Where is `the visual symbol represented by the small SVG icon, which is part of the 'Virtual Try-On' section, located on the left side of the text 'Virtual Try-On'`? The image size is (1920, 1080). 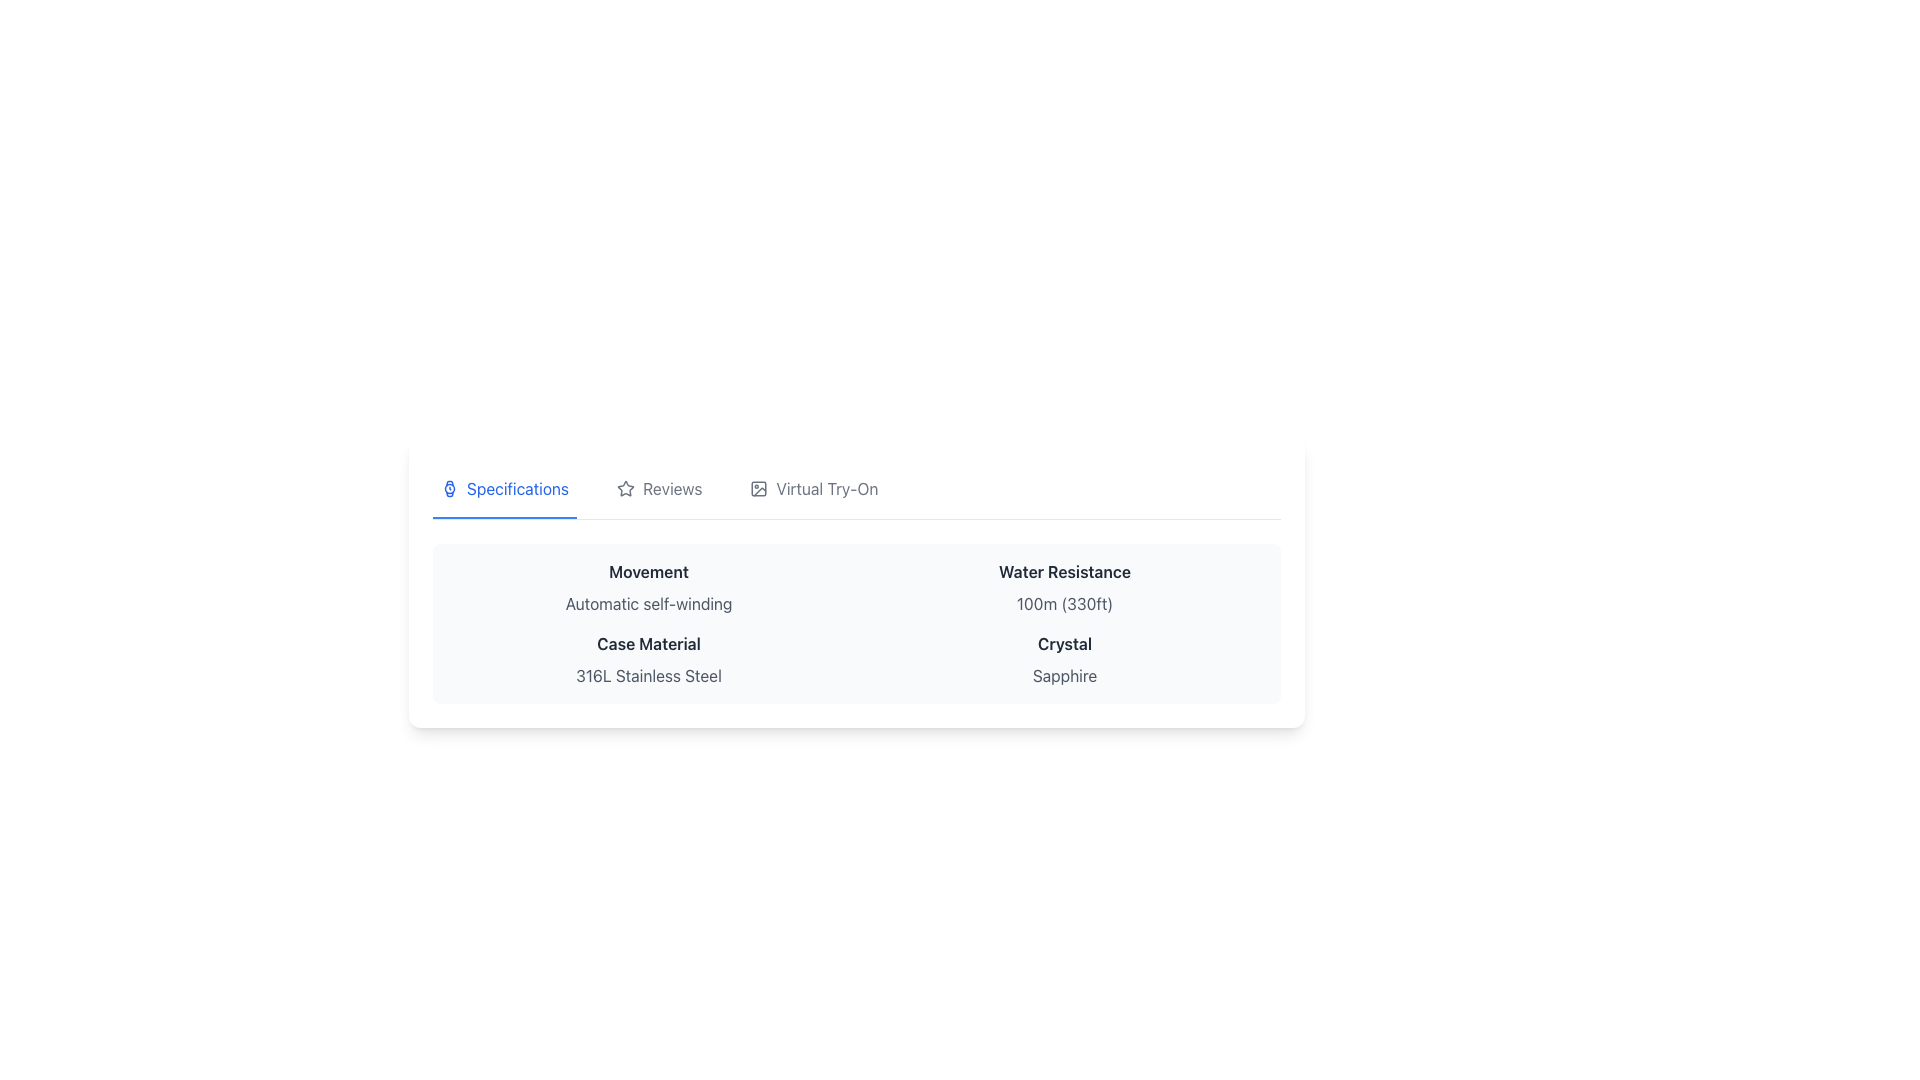
the visual symbol represented by the small SVG icon, which is part of the 'Virtual Try-On' section, located on the left side of the text 'Virtual Try-On' is located at coordinates (758, 489).